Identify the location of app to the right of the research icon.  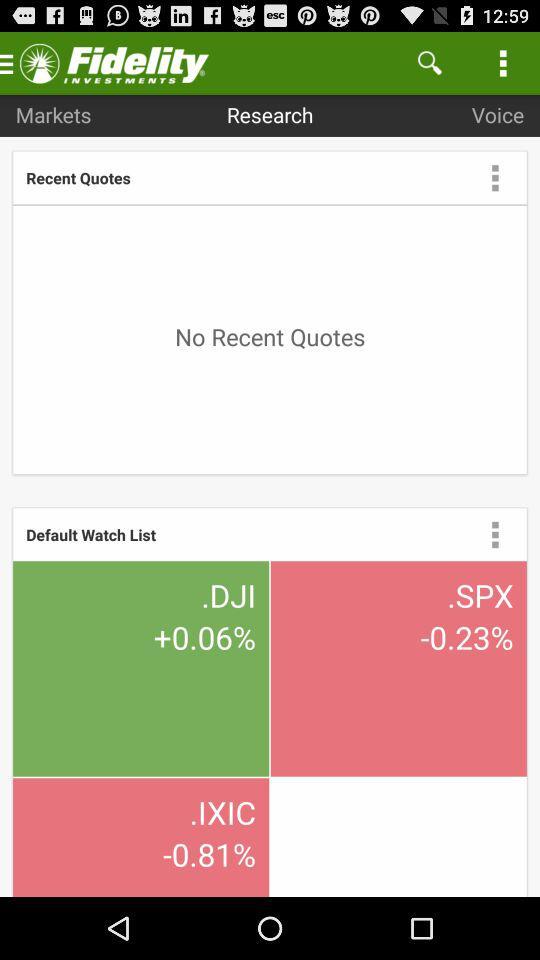
(428, 62).